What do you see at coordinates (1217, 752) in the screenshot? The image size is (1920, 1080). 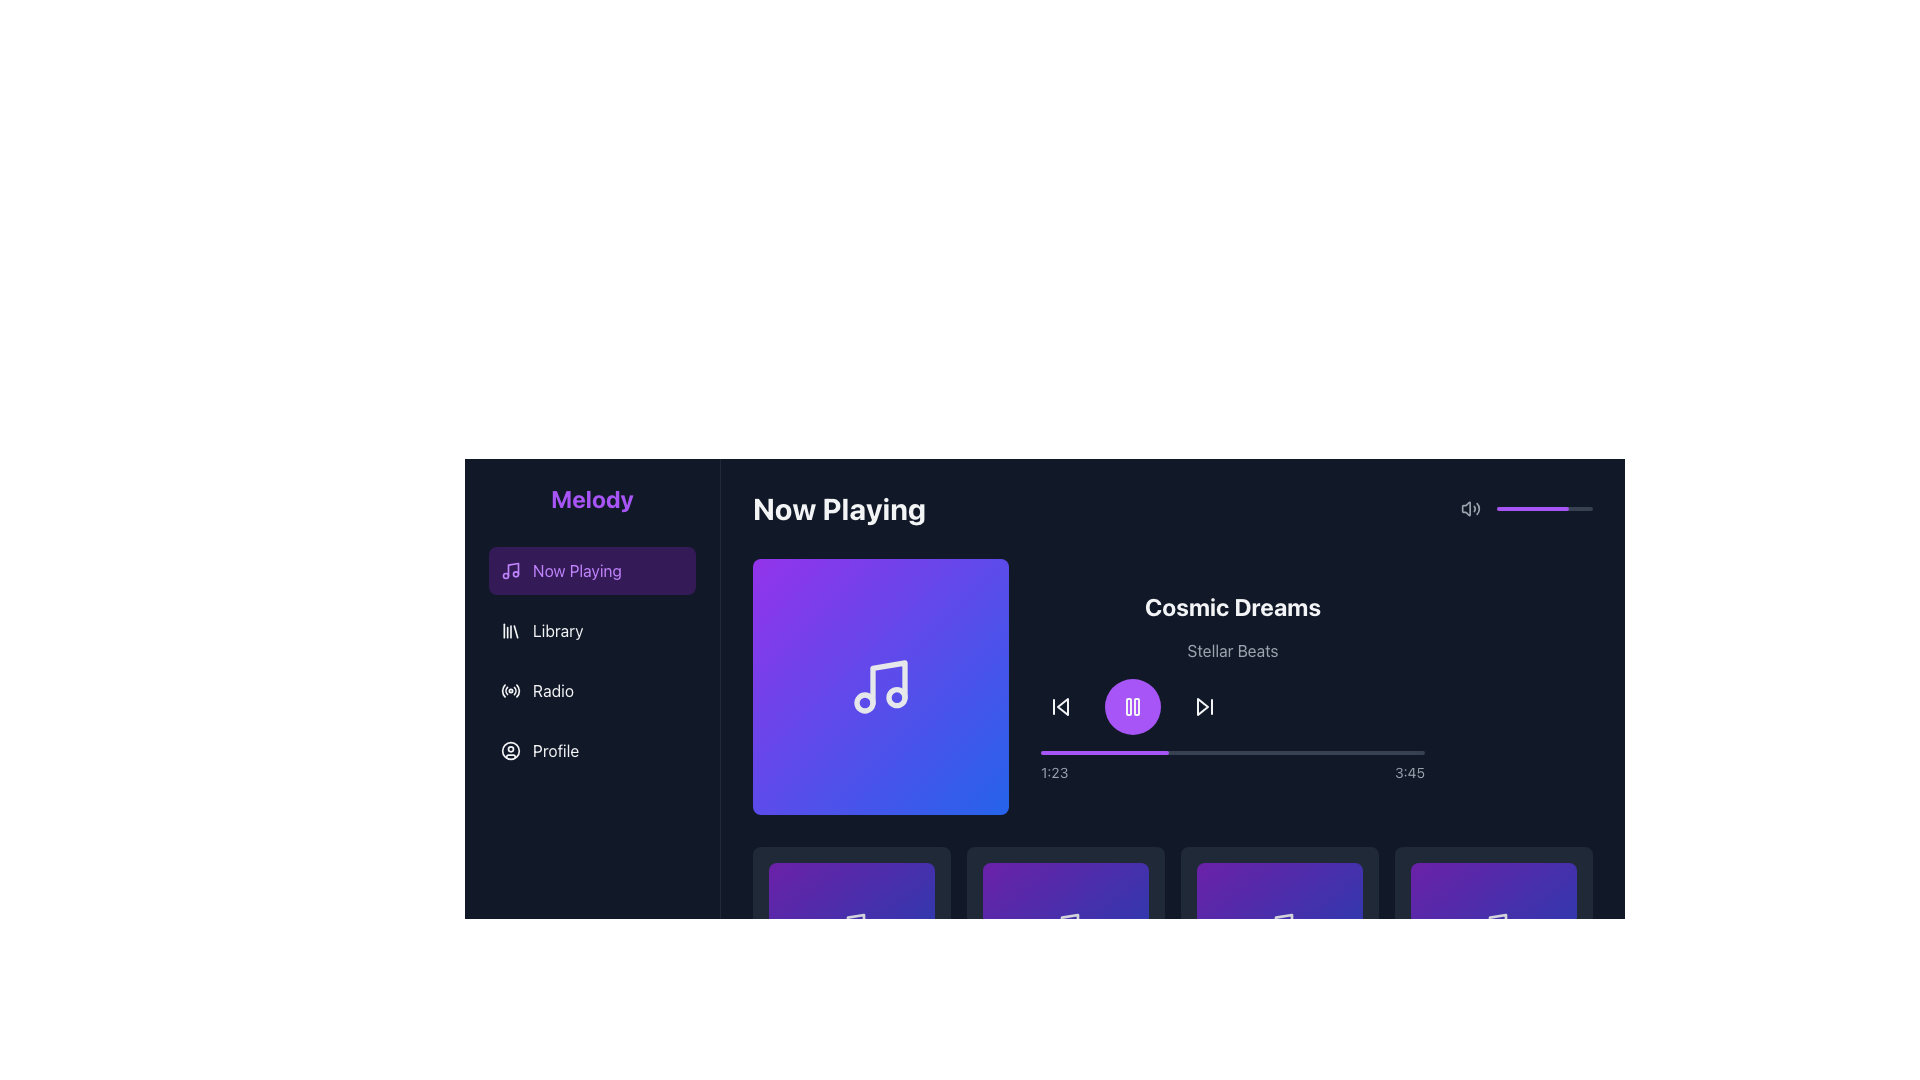 I see `media playback` at bounding box center [1217, 752].